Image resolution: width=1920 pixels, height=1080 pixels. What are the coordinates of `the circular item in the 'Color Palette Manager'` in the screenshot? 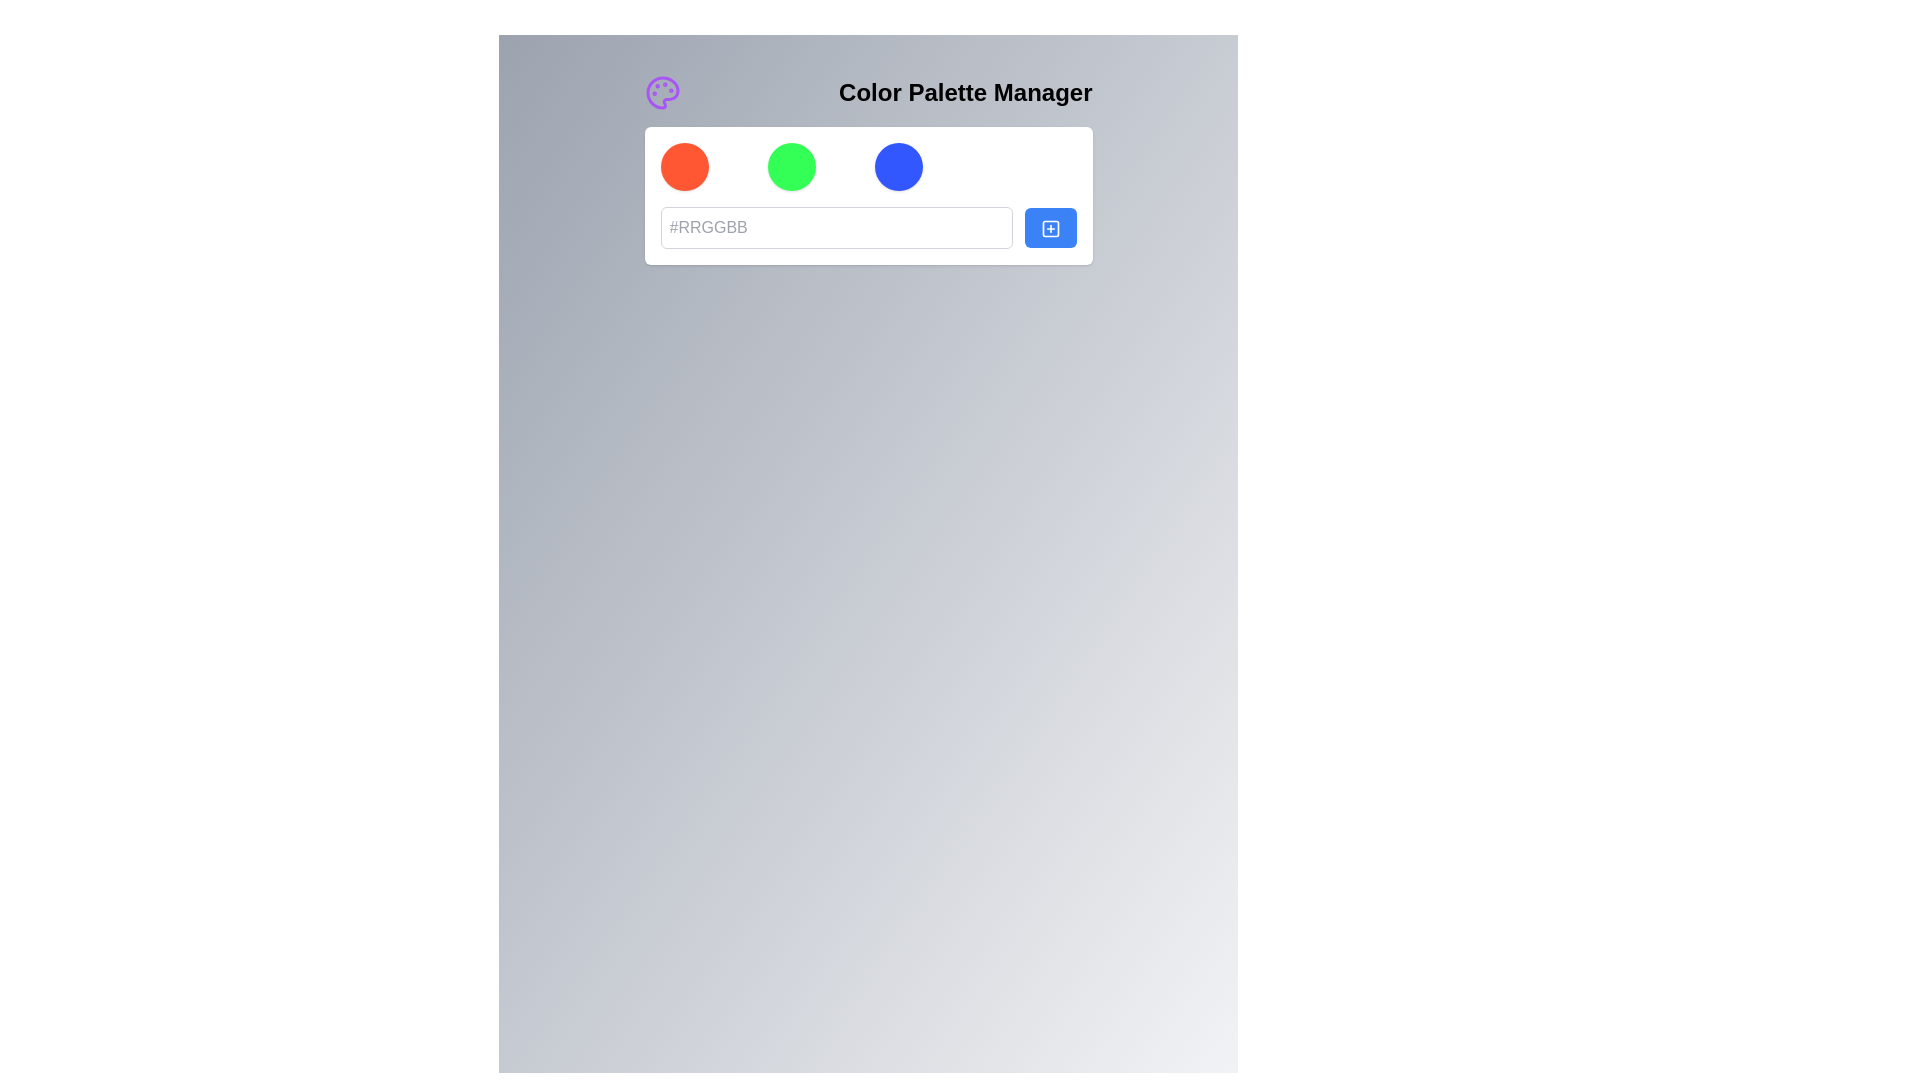 It's located at (868, 165).